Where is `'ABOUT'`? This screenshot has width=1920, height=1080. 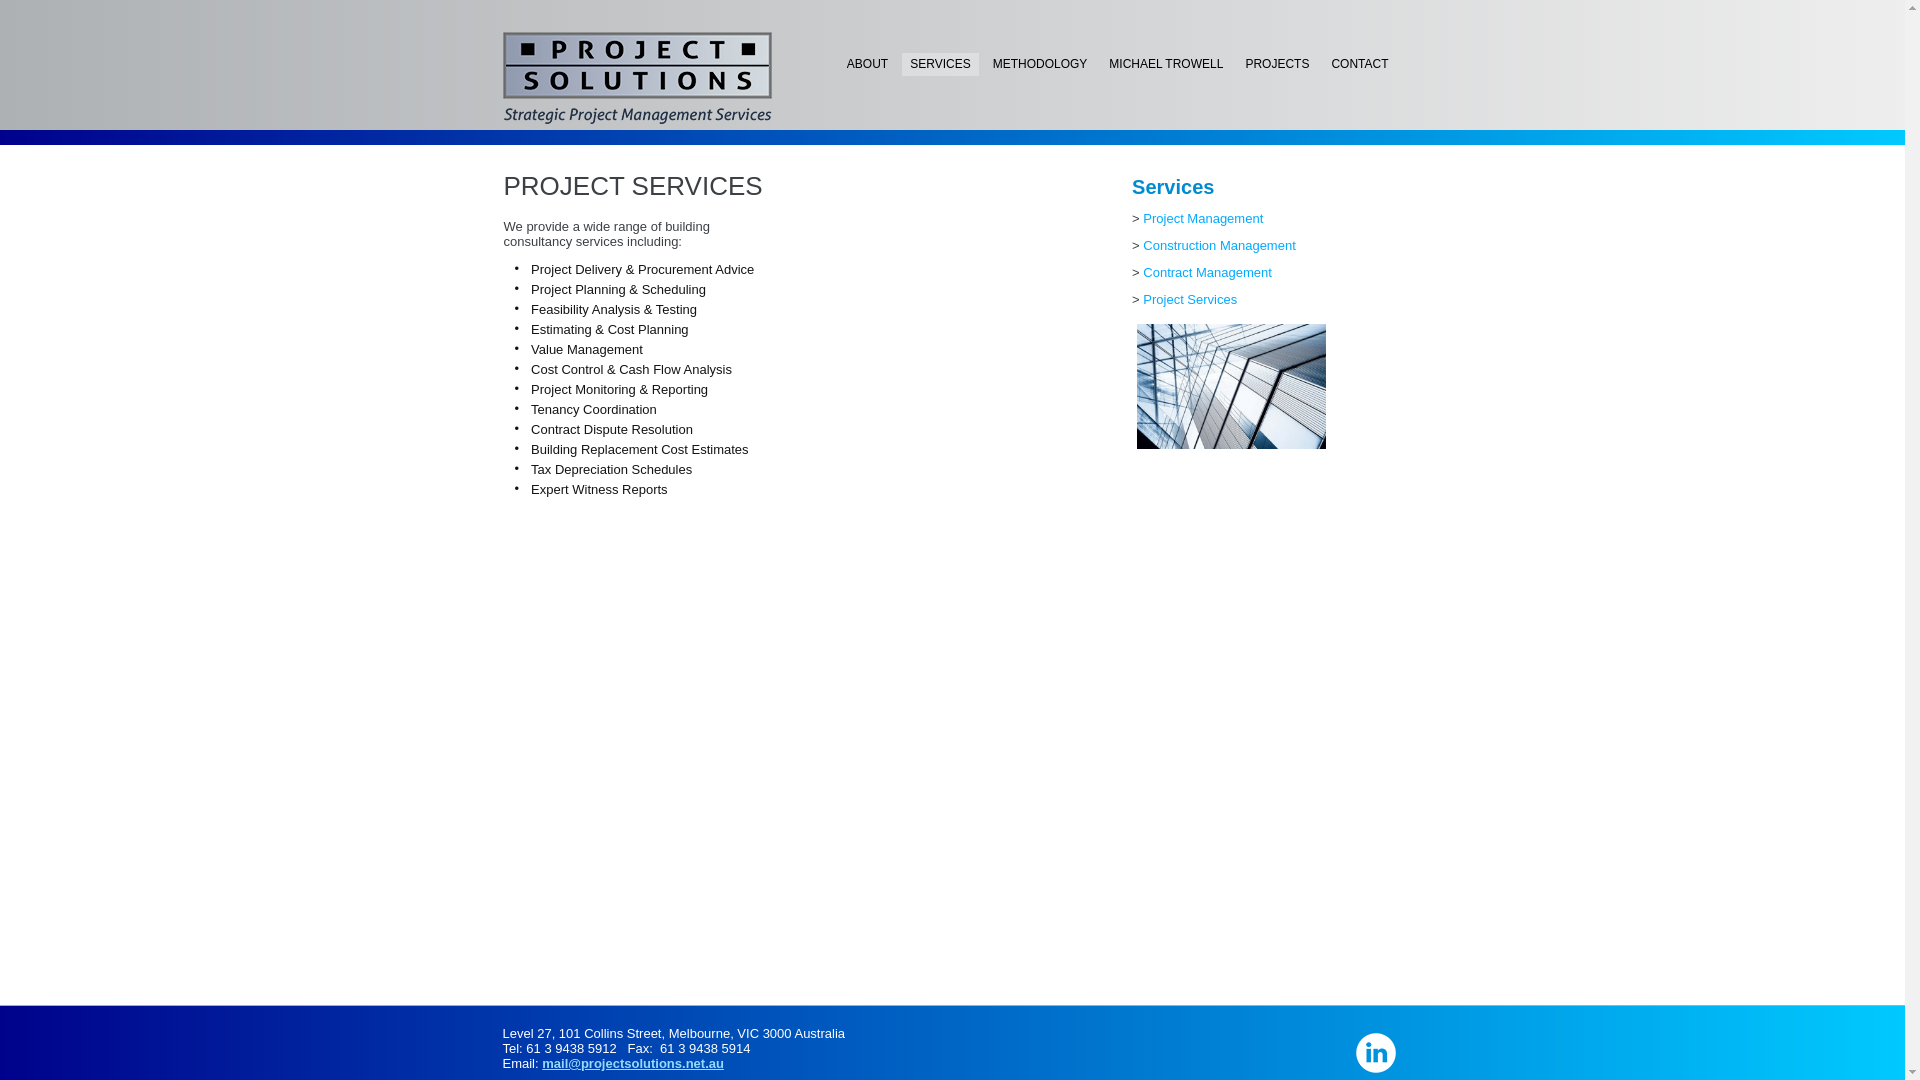 'ABOUT' is located at coordinates (839, 63).